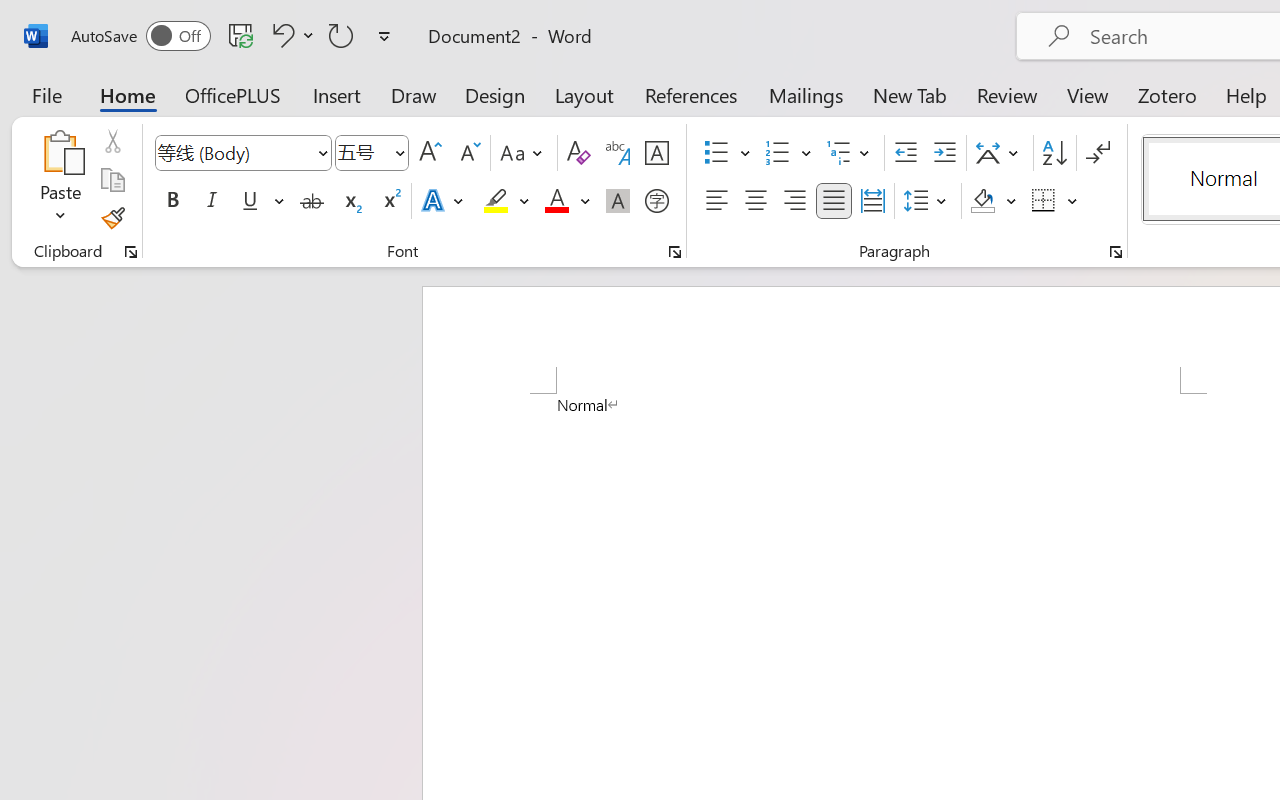 The image size is (1280, 800). Describe the element at coordinates (583, 94) in the screenshot. I see `'Layout'` at that location.